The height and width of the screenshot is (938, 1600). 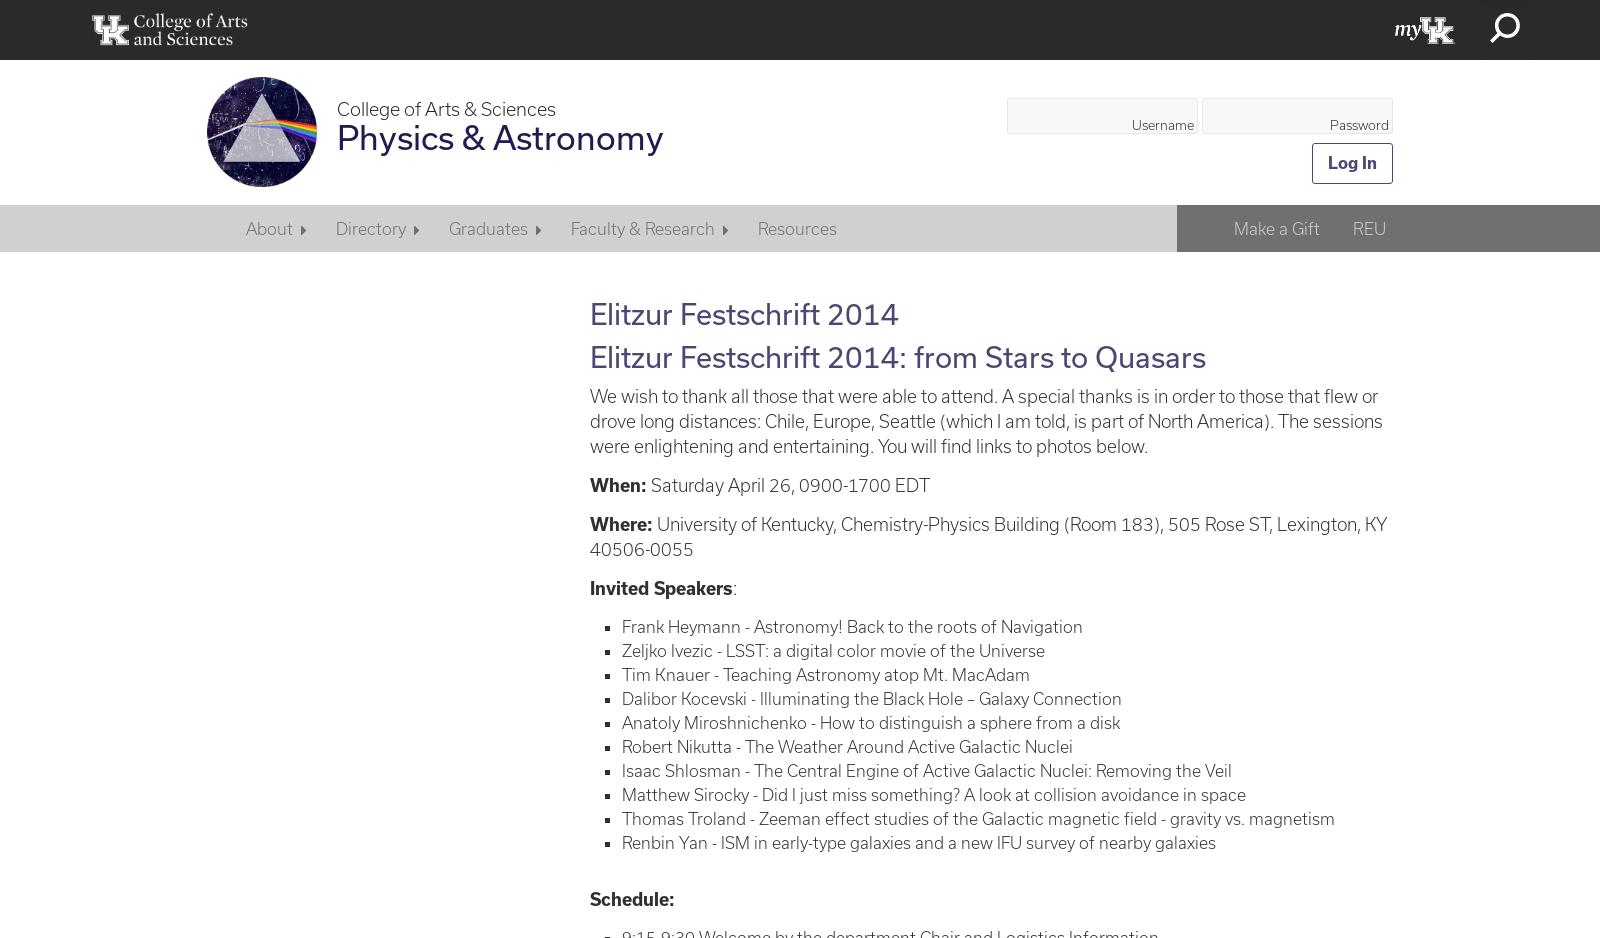 I want to click on 'Username', so click(x=1163, y=124).